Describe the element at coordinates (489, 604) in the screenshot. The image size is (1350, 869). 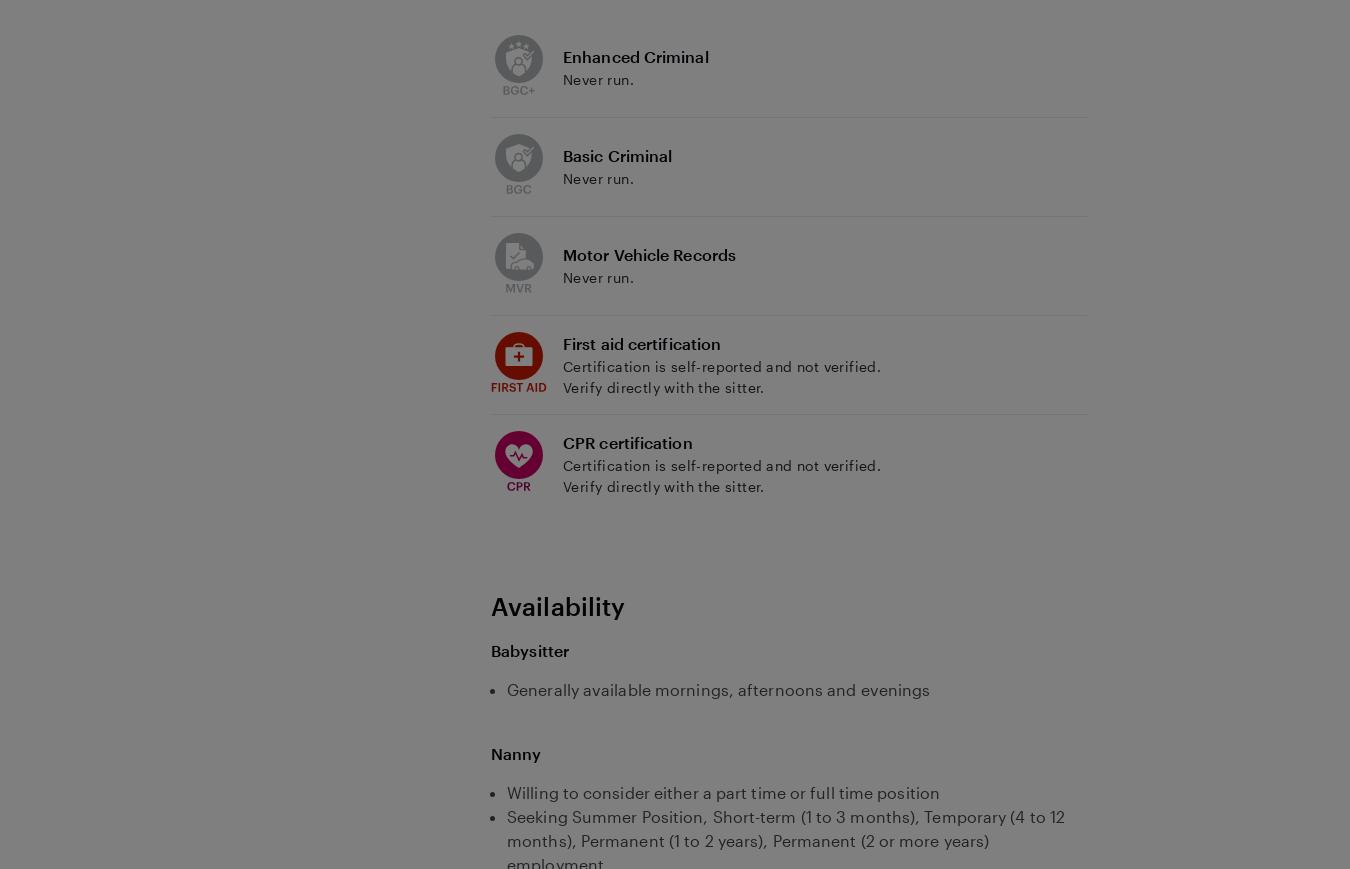
I see `'Availability'` at that location.